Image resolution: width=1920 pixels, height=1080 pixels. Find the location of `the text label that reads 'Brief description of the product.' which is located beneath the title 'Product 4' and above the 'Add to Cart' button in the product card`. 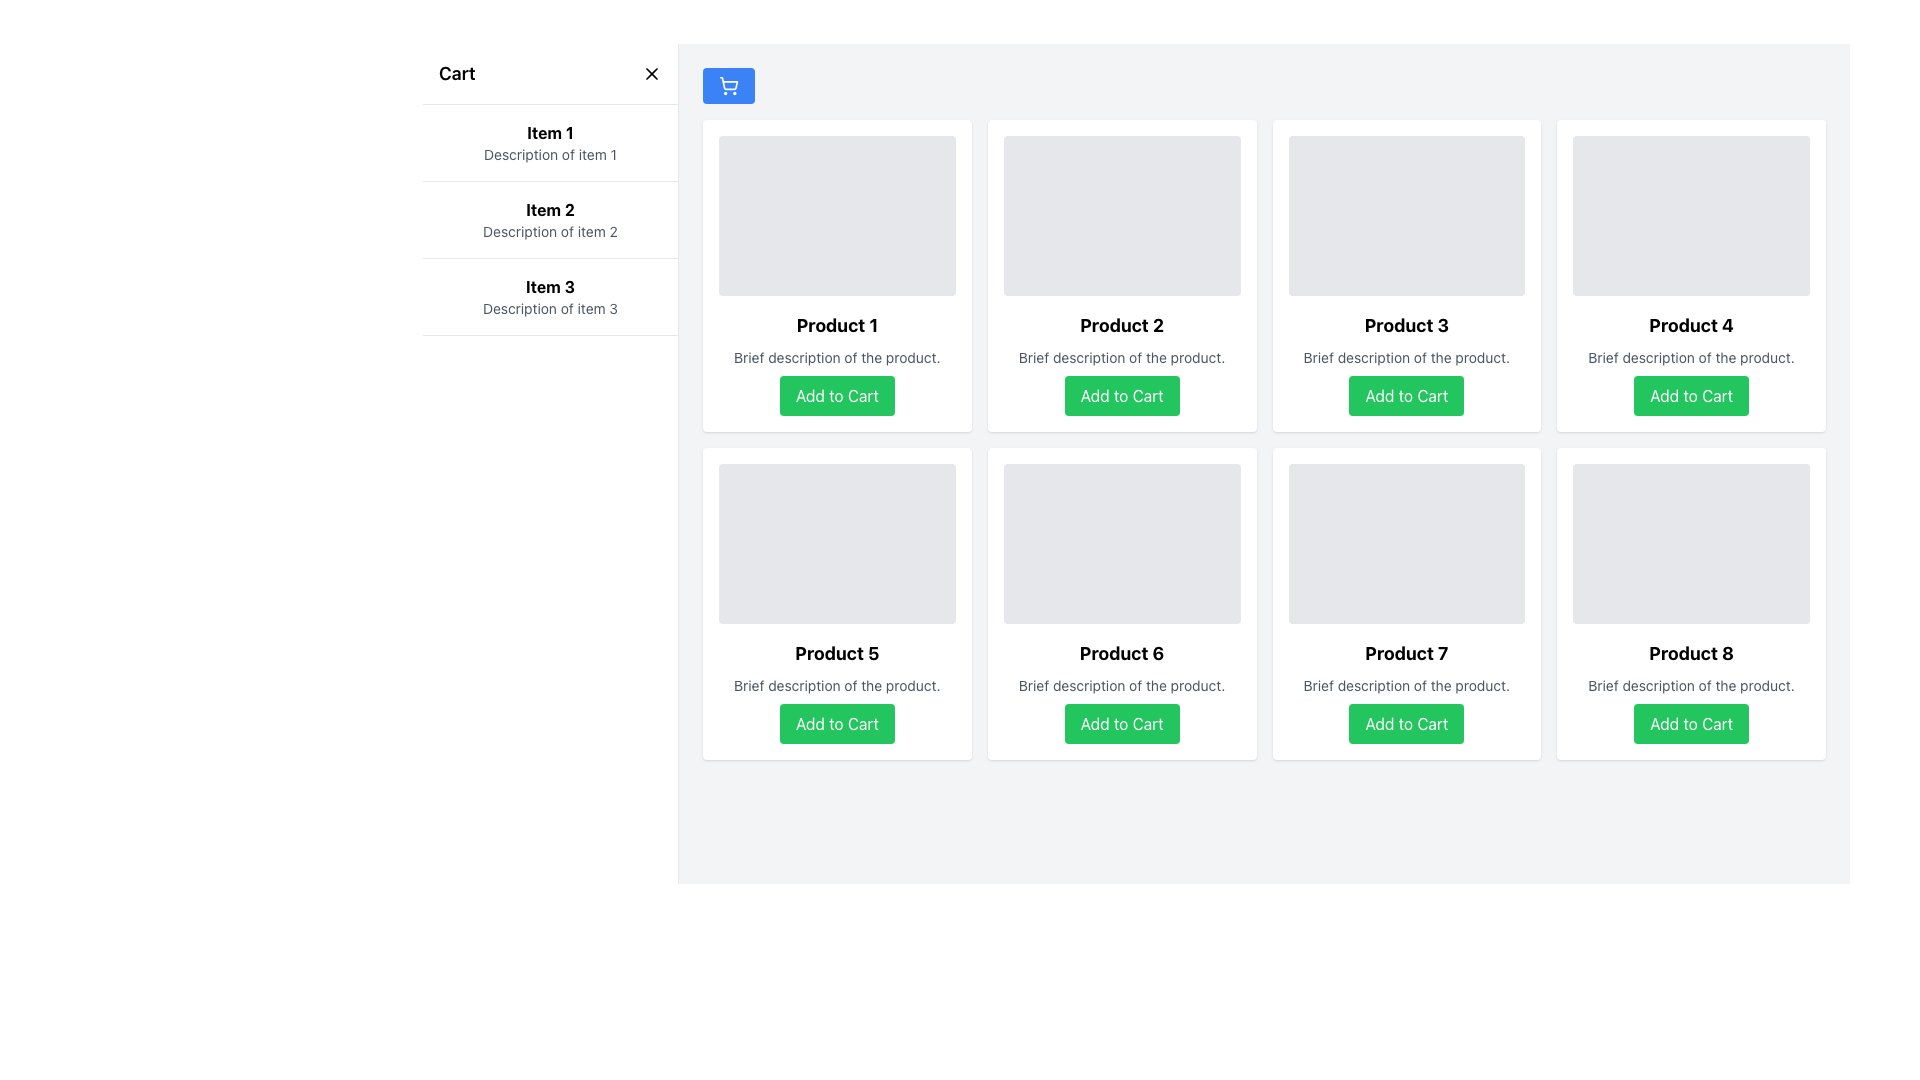

the text label that reads 'Brief description of the product.' which is located beneath the title 'Product 4' and above the 'Add to Cart' button in the product card is located at coordinates (1690, 357).